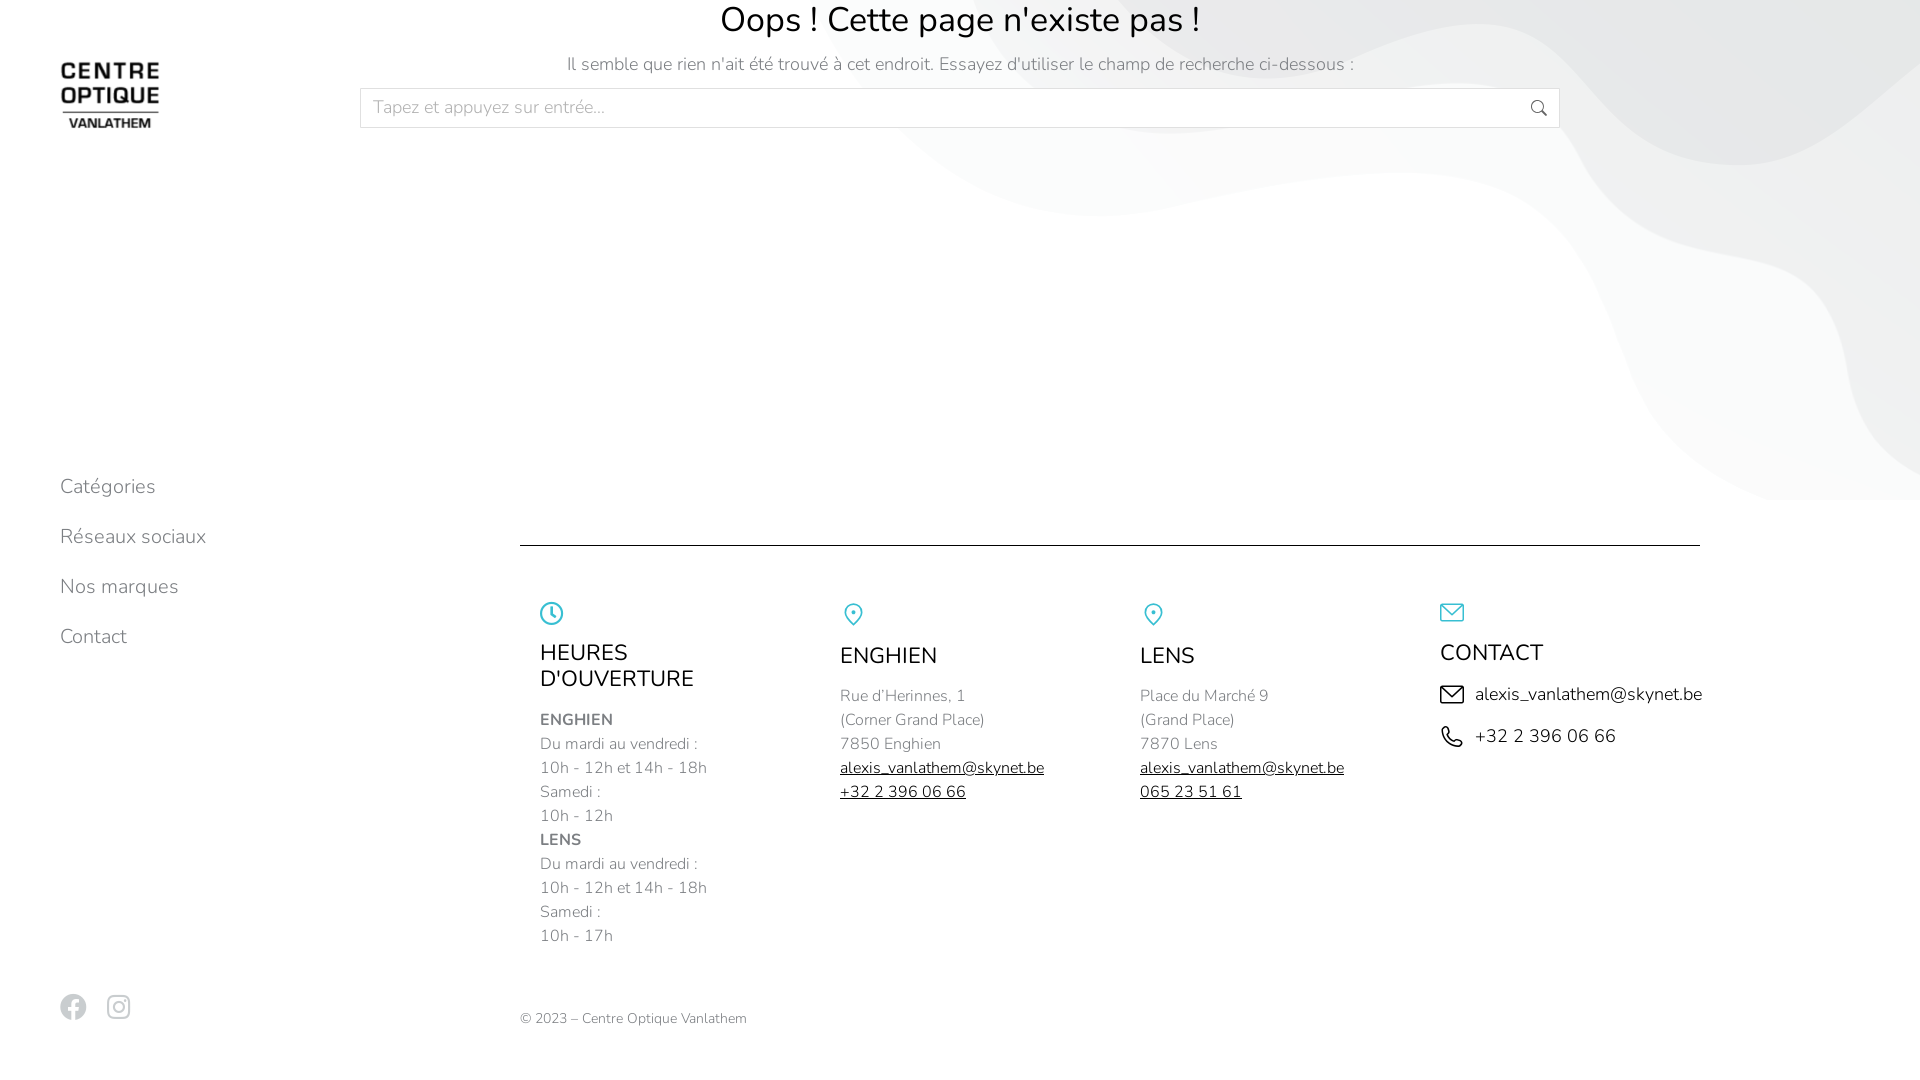  What do you see at coordinates (148, 636) in the screenshot?
I see `'Contact'` at bounding box center [148, 636].